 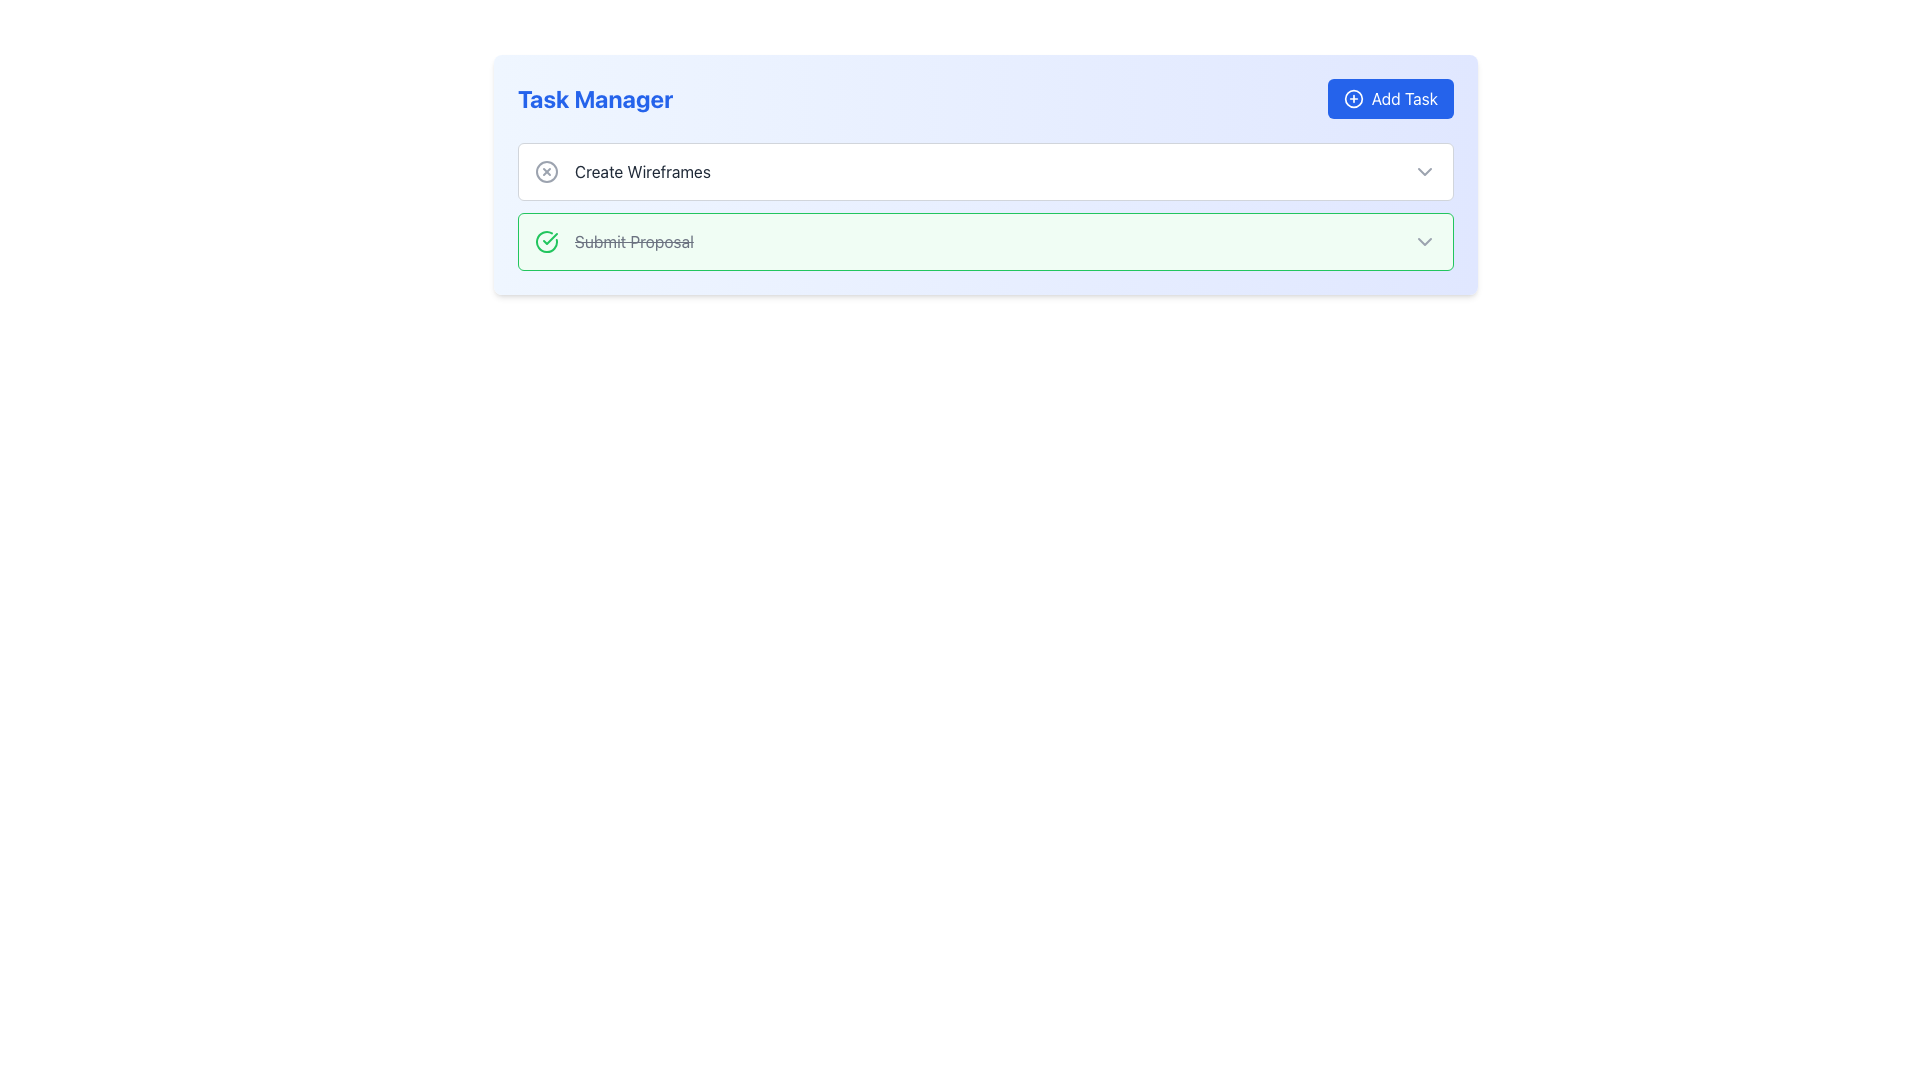 I want to click on the green circular status icon with a checkmark inside, located next to the 'Submit Proposal' task in the 'Task Manager' section, so click(x=547, y=241).